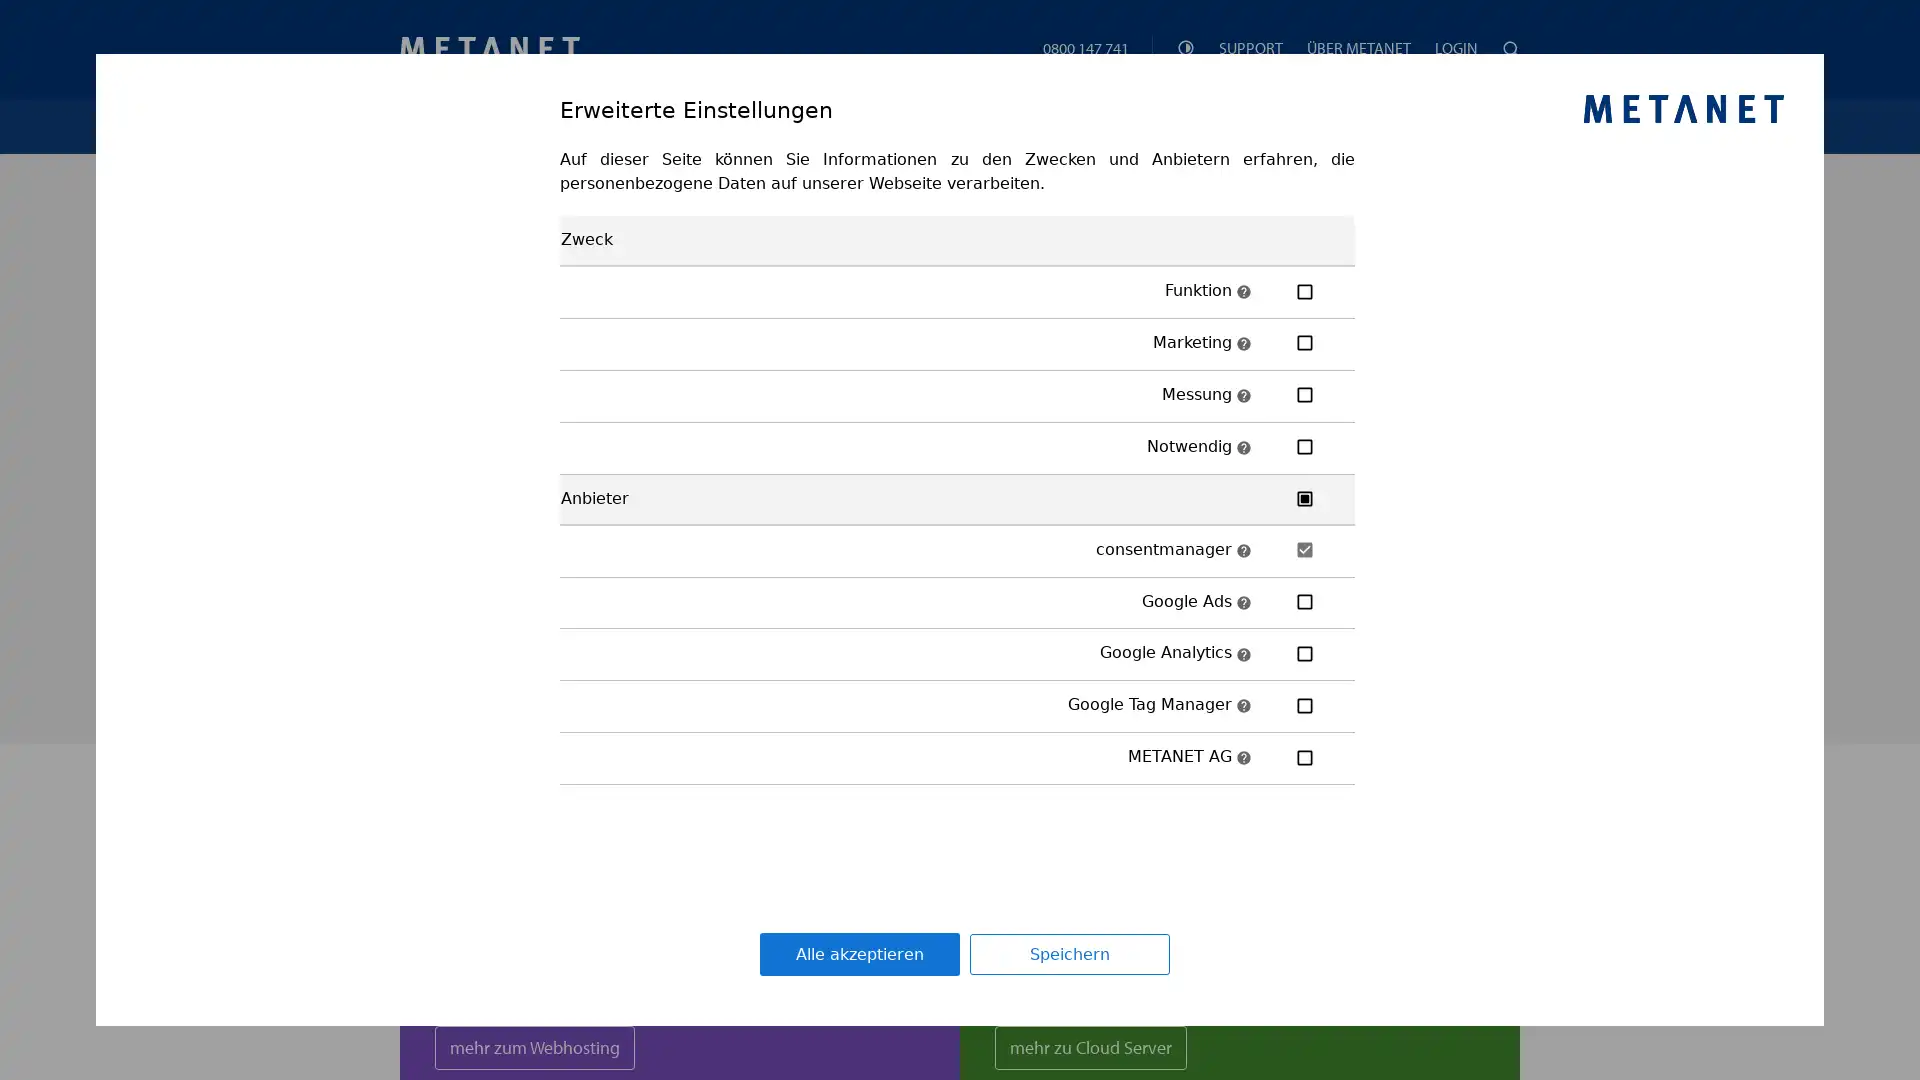 This screenshot has width=1920, height=1080. I want to click on Prufen, so click(1445, 640).